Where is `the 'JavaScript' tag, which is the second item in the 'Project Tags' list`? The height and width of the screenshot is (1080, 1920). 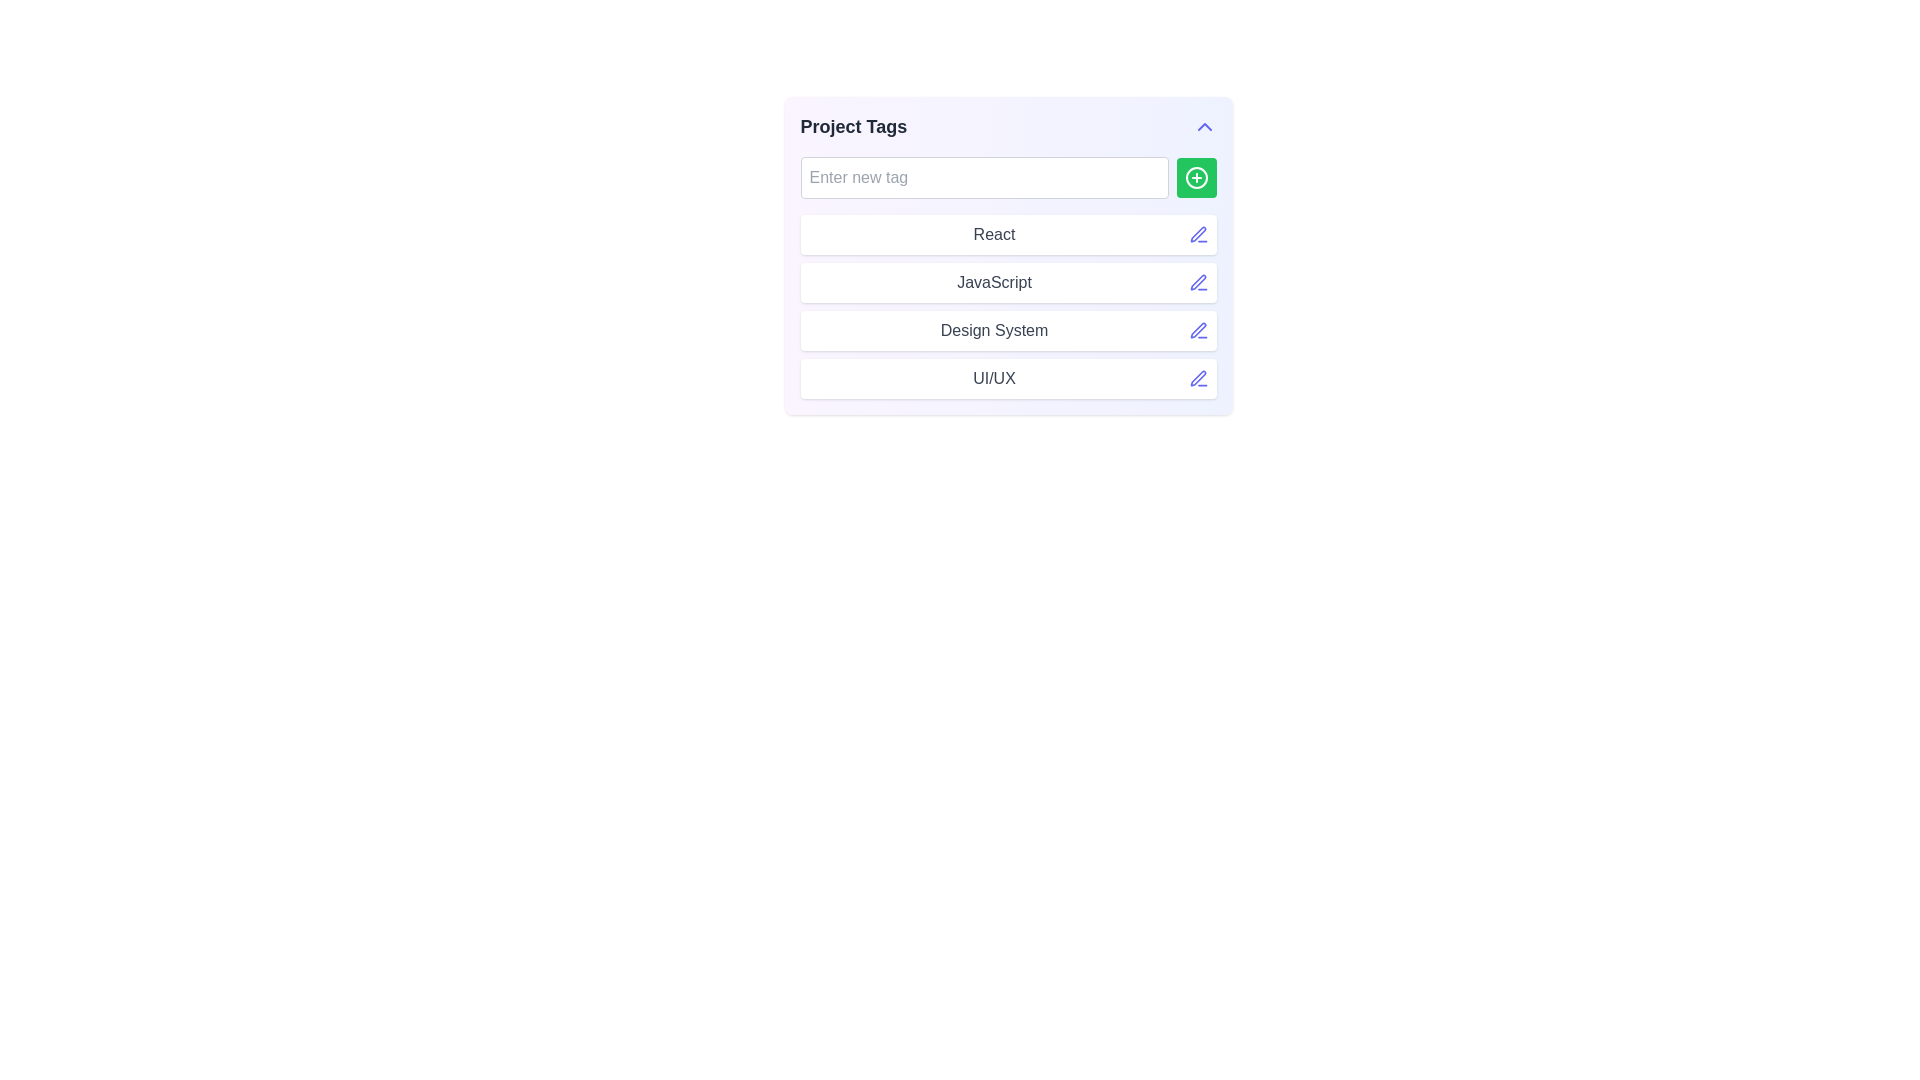
the 'JavaScript' tag, which is the second item in the 'Project Tags' list is located at coordinates (1008, 282).